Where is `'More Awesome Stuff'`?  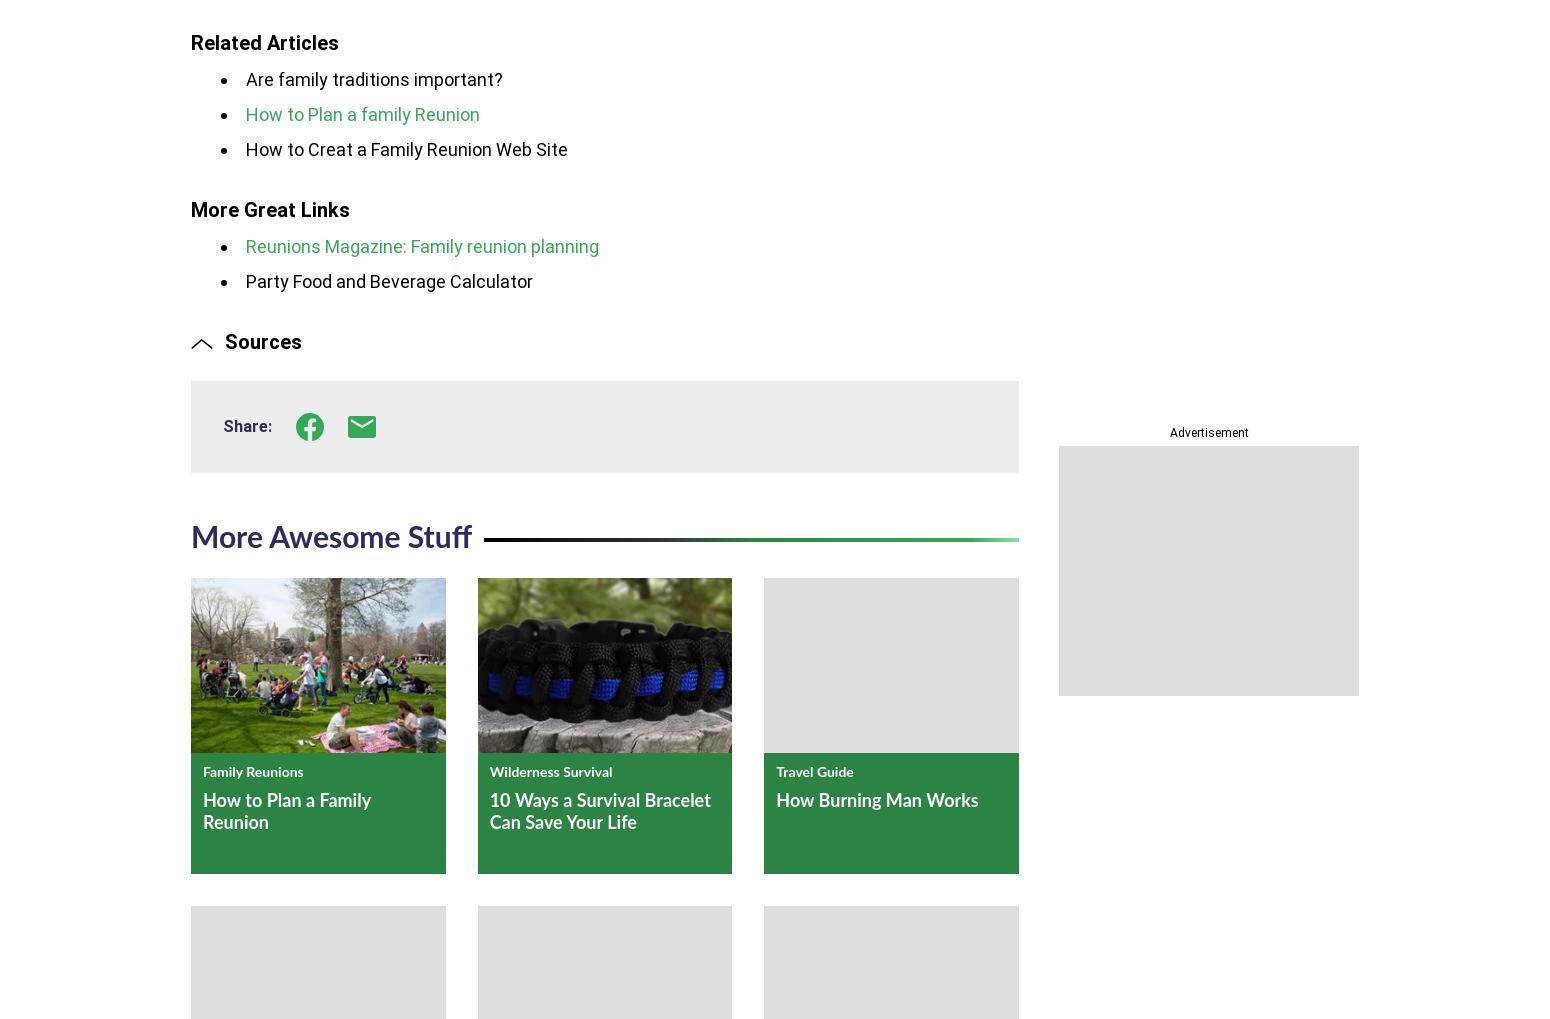
'More Awesome Stuff' is located at coordinates (189, 538).